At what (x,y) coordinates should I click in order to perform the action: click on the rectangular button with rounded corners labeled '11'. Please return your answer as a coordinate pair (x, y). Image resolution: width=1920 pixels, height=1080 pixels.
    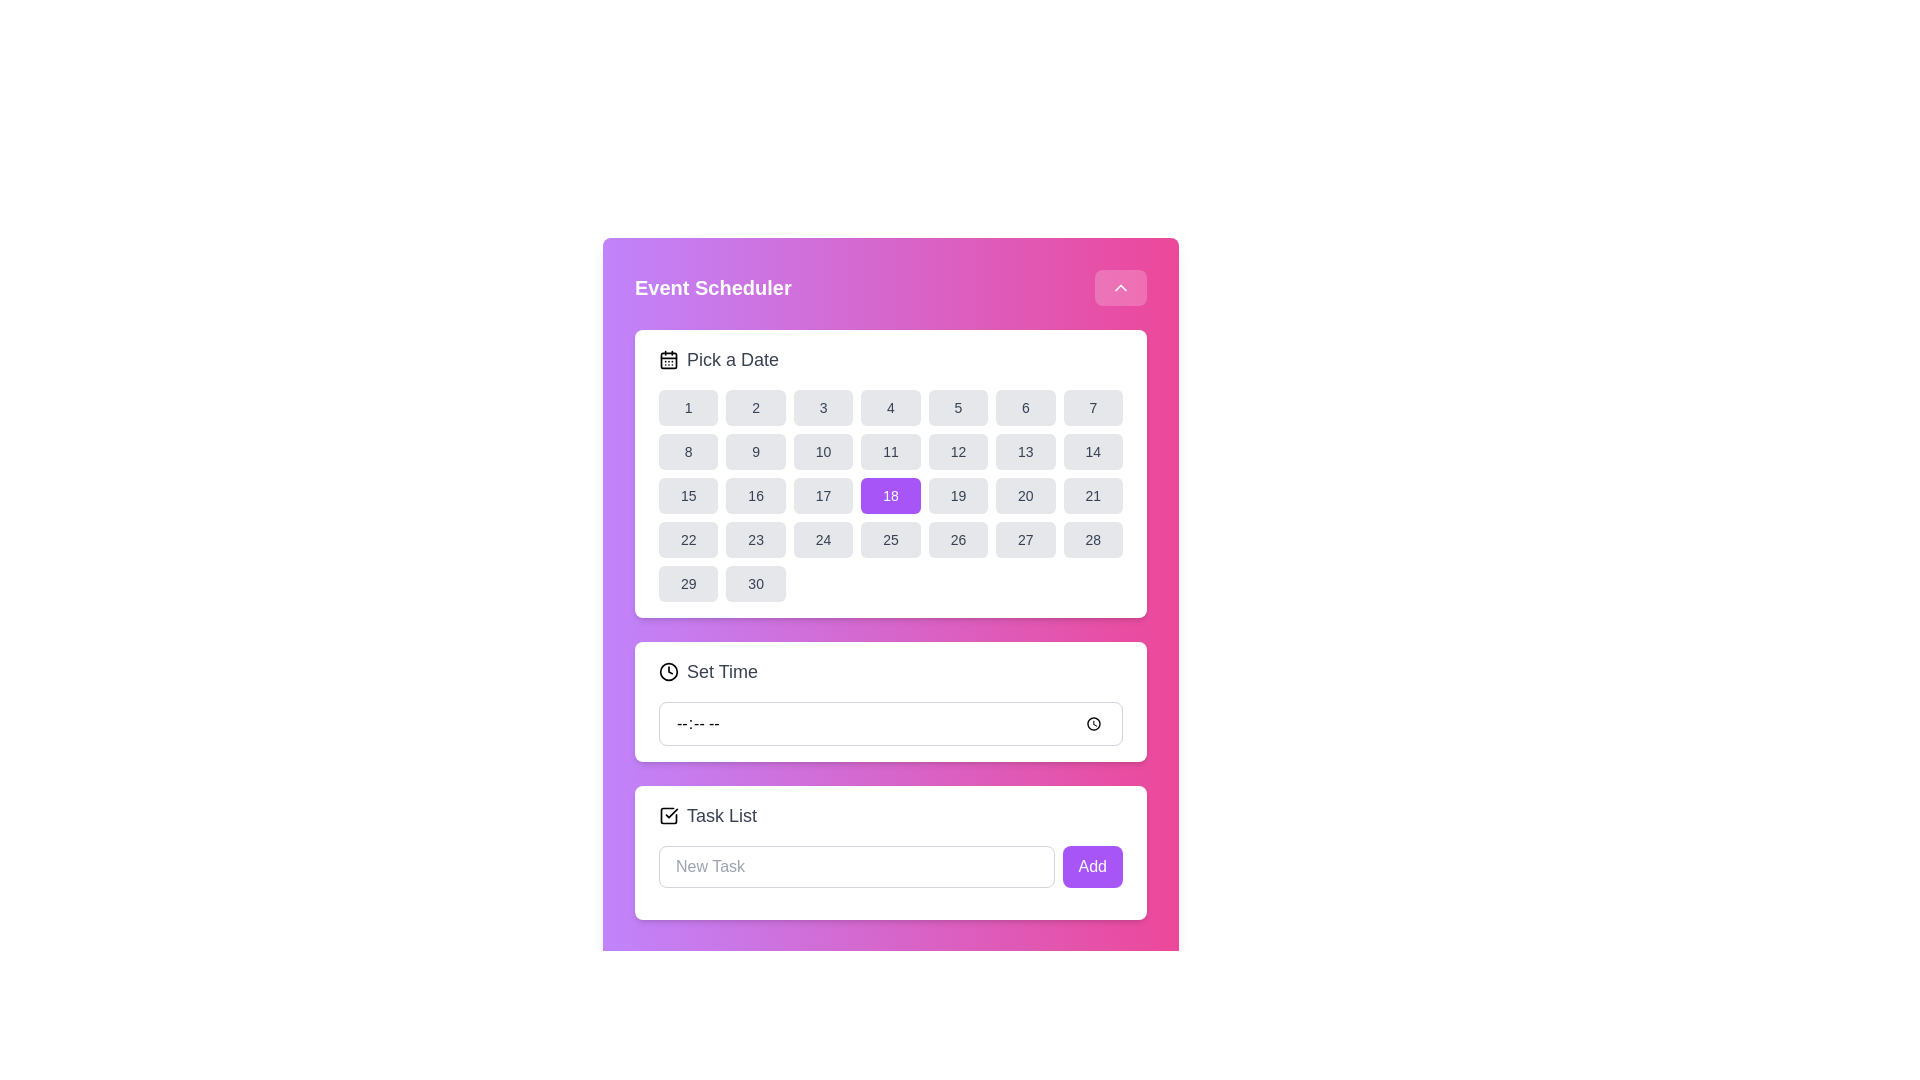
    Looking at the image, I should click on (890, 451).